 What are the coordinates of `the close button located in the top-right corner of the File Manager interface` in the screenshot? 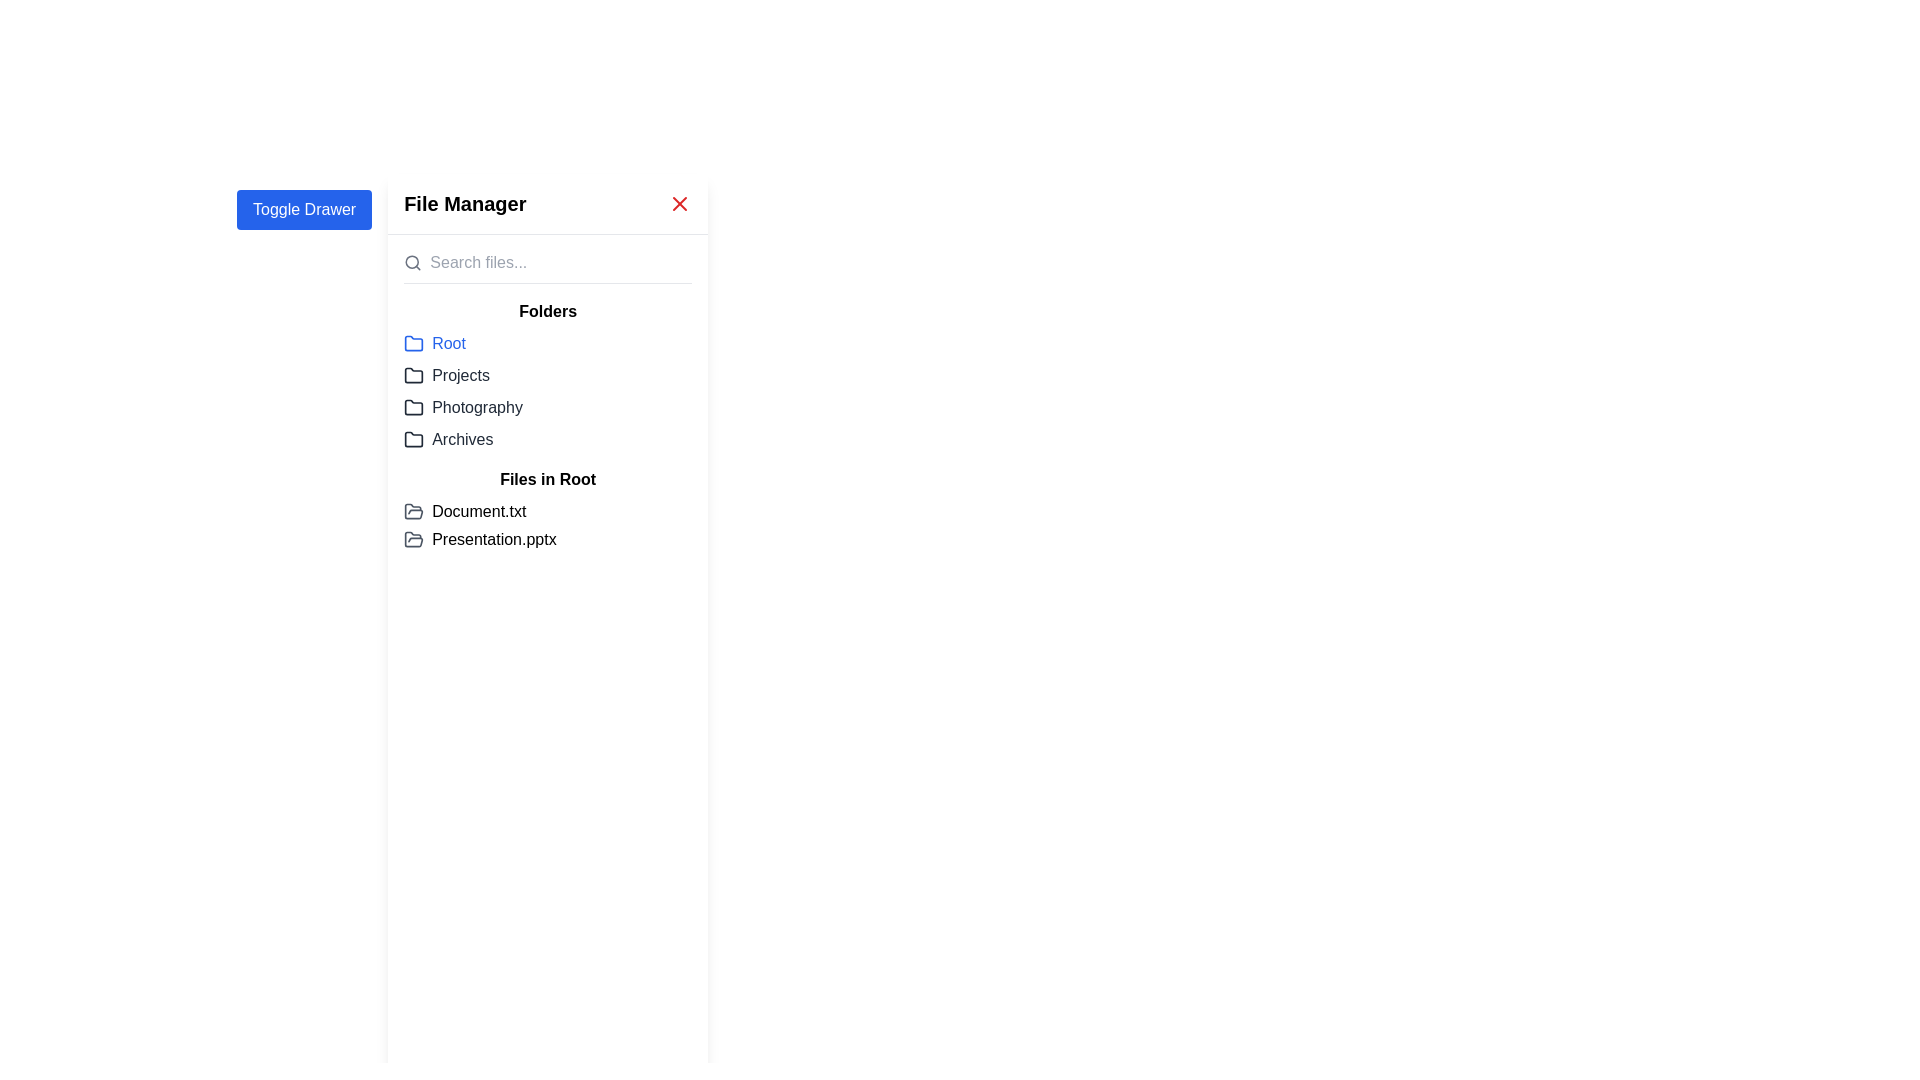 It's located at (680, 204).